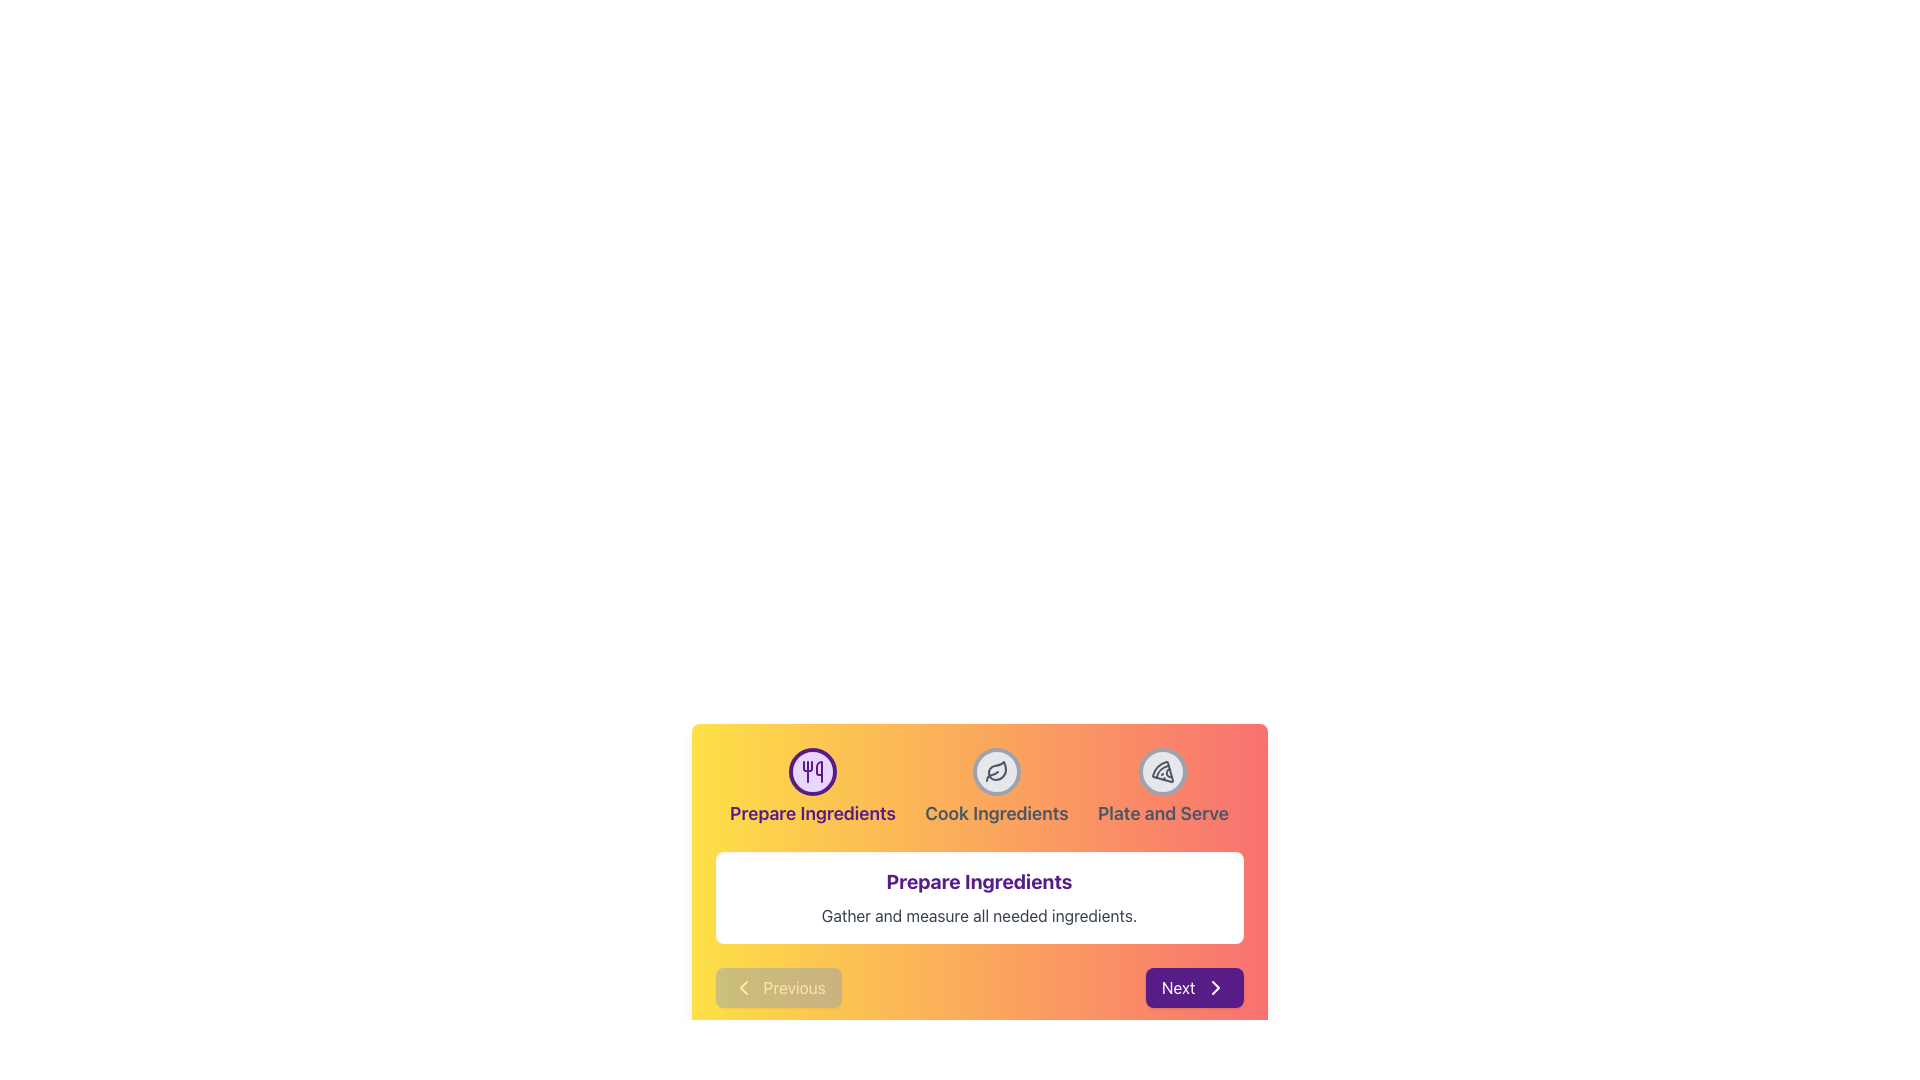 The image size is (1920, 1080). I want to click on the 'Cook Ingredients' button, which features a leaf icon in a circular border and is positioned between 'Prepare Ingredients' and 'Plate and Serve', so click(996, 786).